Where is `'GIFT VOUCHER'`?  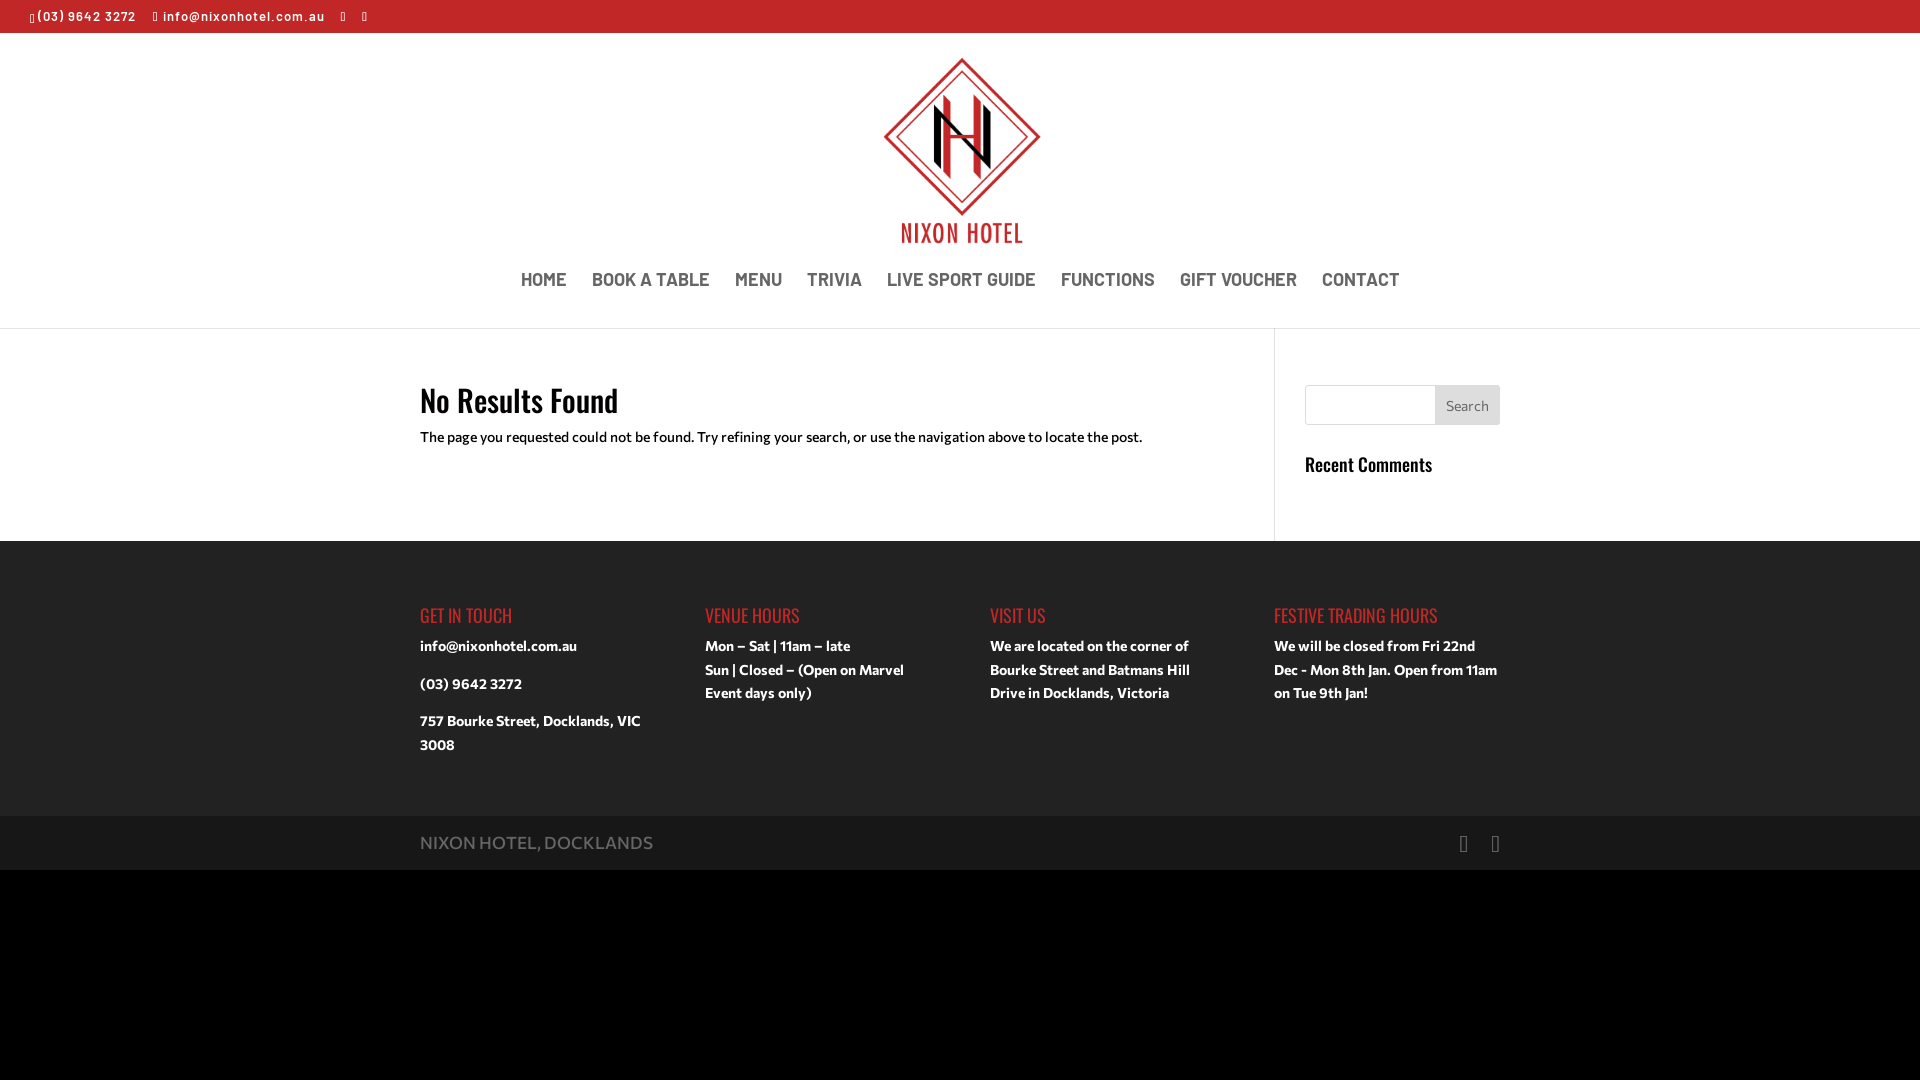 'GIFT VOUCHER' is located at coordinates (1237, 300).